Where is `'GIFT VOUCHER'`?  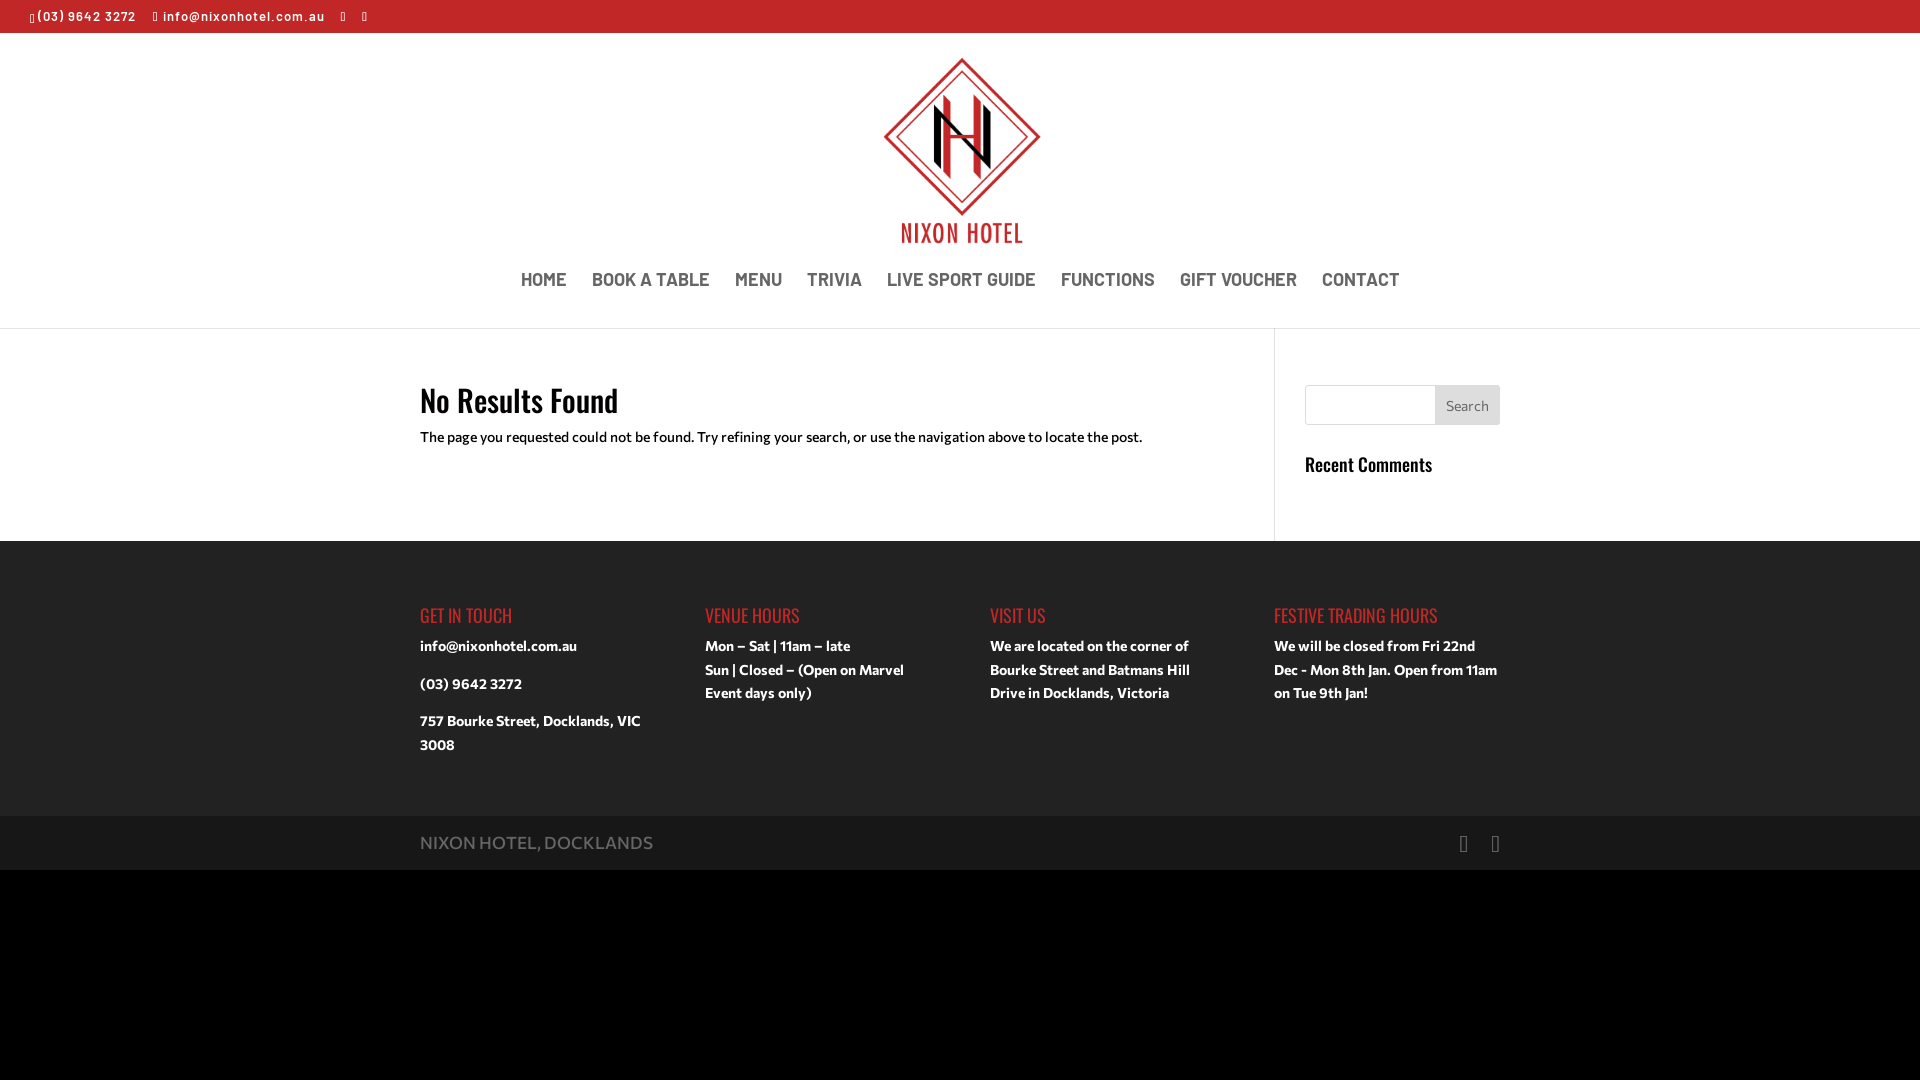 'GIFT VOUCHER' is located at coordinates (1237, 300).